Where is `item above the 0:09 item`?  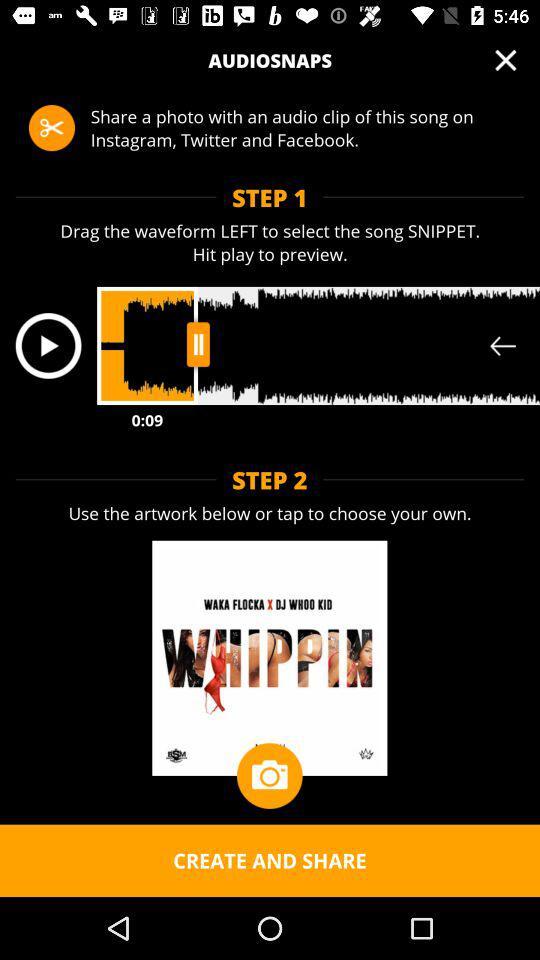
item above the 0:09 item is located at coordinates (48, 345).